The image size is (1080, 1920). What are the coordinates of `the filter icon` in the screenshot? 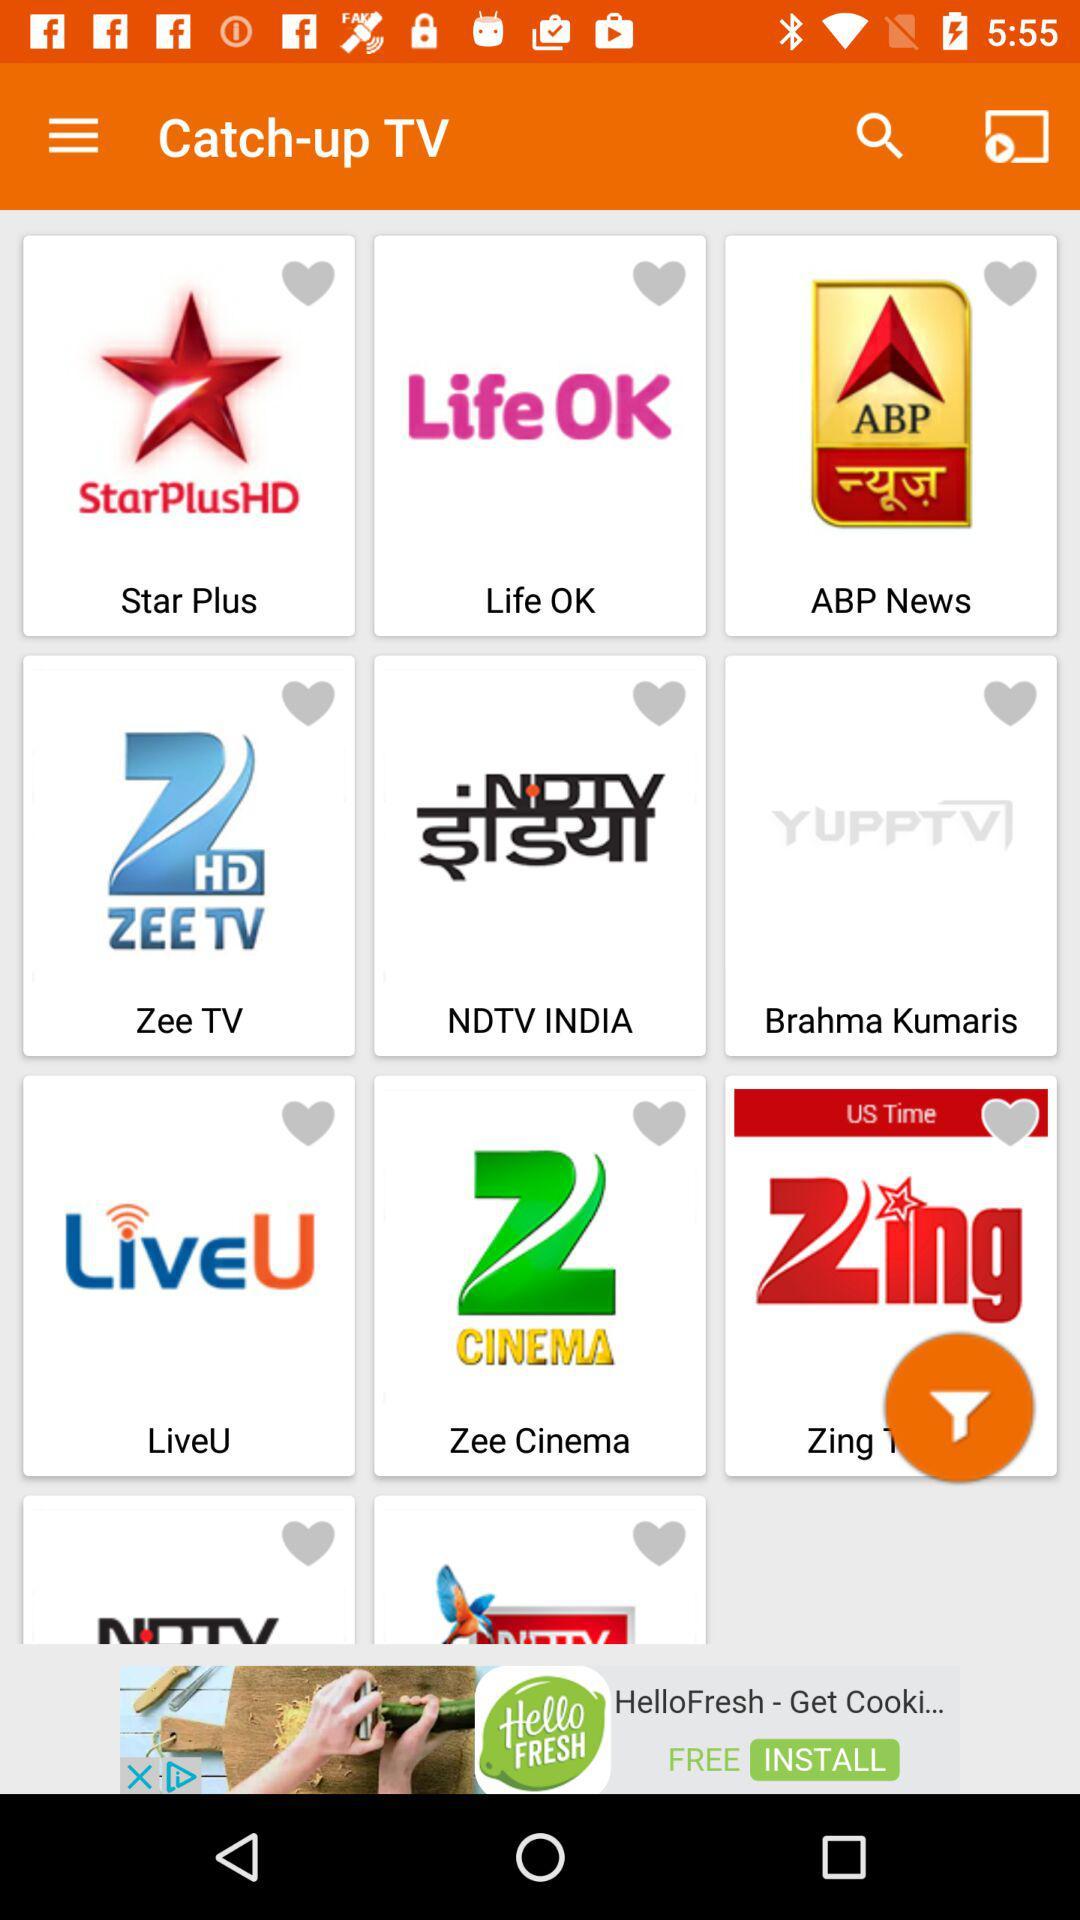 It's located at (958, 1406).